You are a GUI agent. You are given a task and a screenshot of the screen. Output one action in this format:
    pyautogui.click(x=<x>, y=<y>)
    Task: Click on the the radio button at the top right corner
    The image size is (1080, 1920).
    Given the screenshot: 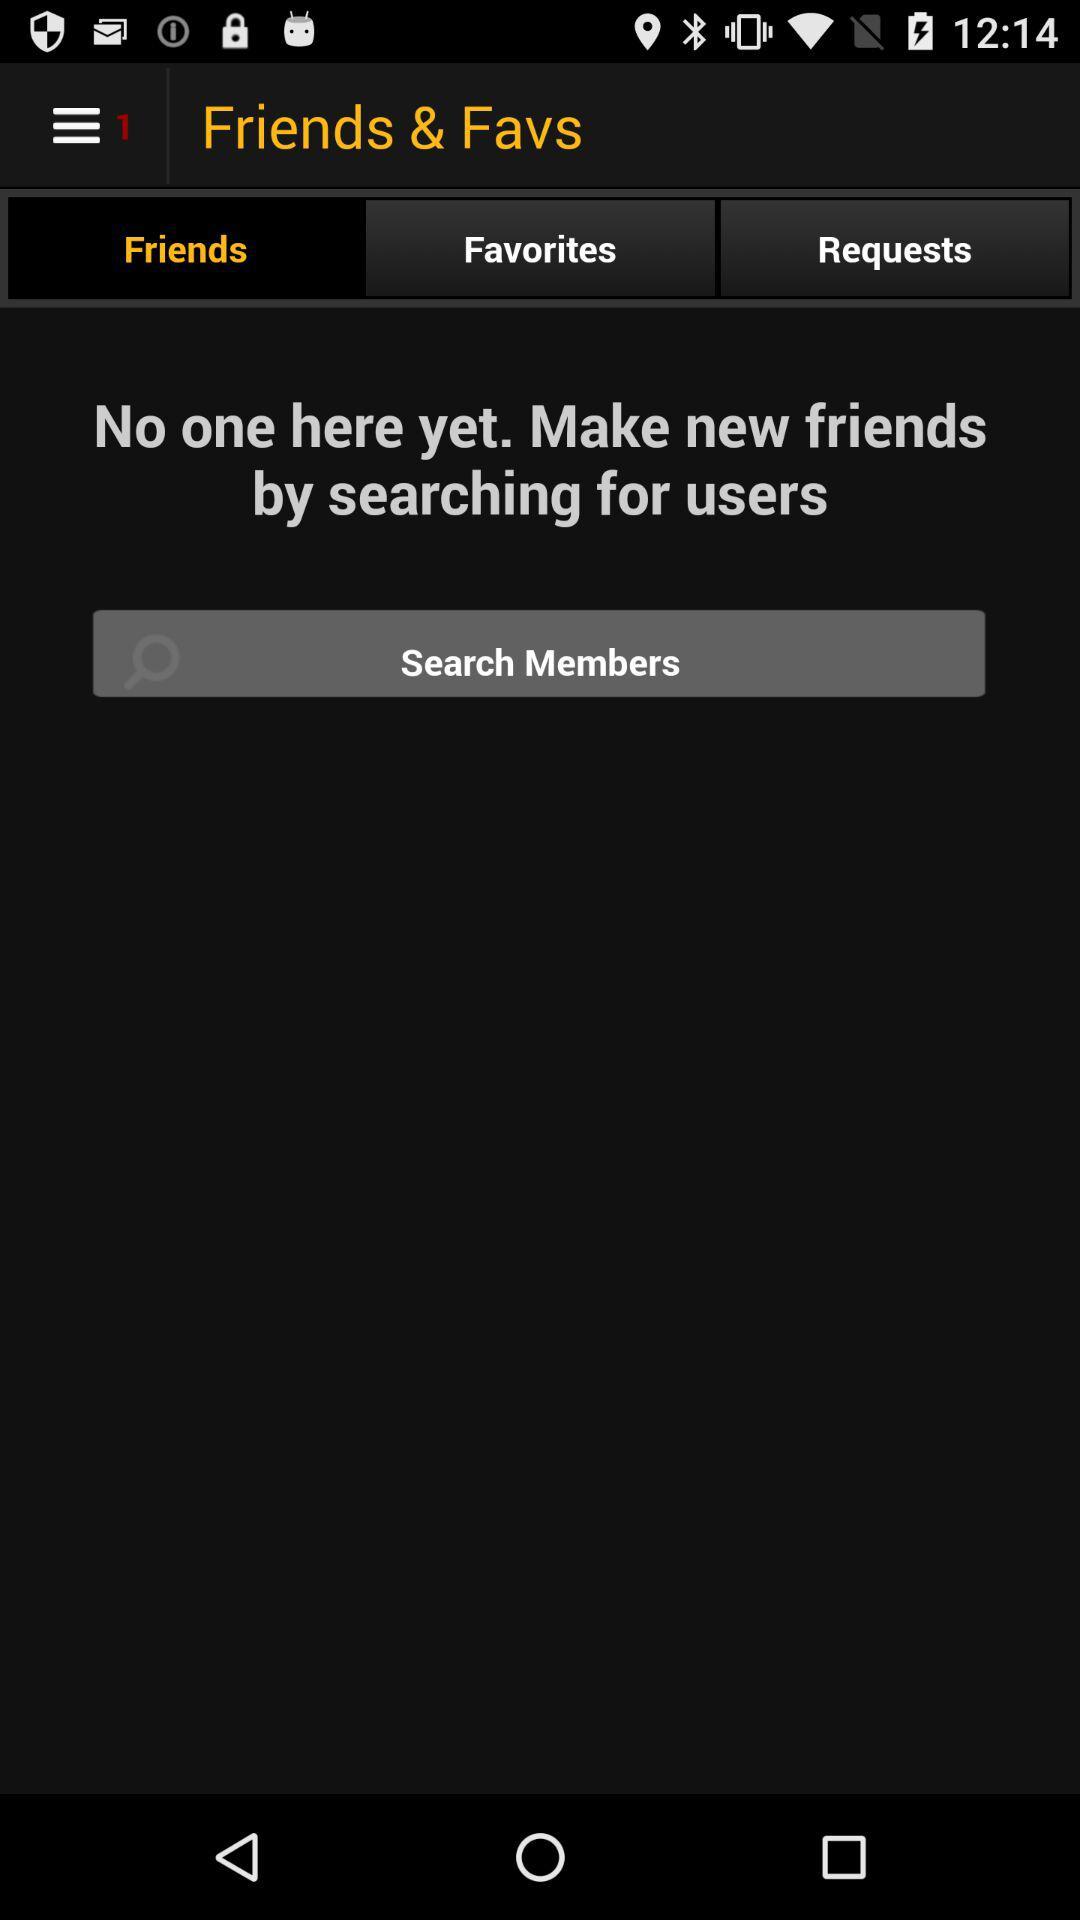 What is the action you would take?
    pyautogui.click(x=893, y=247)
    